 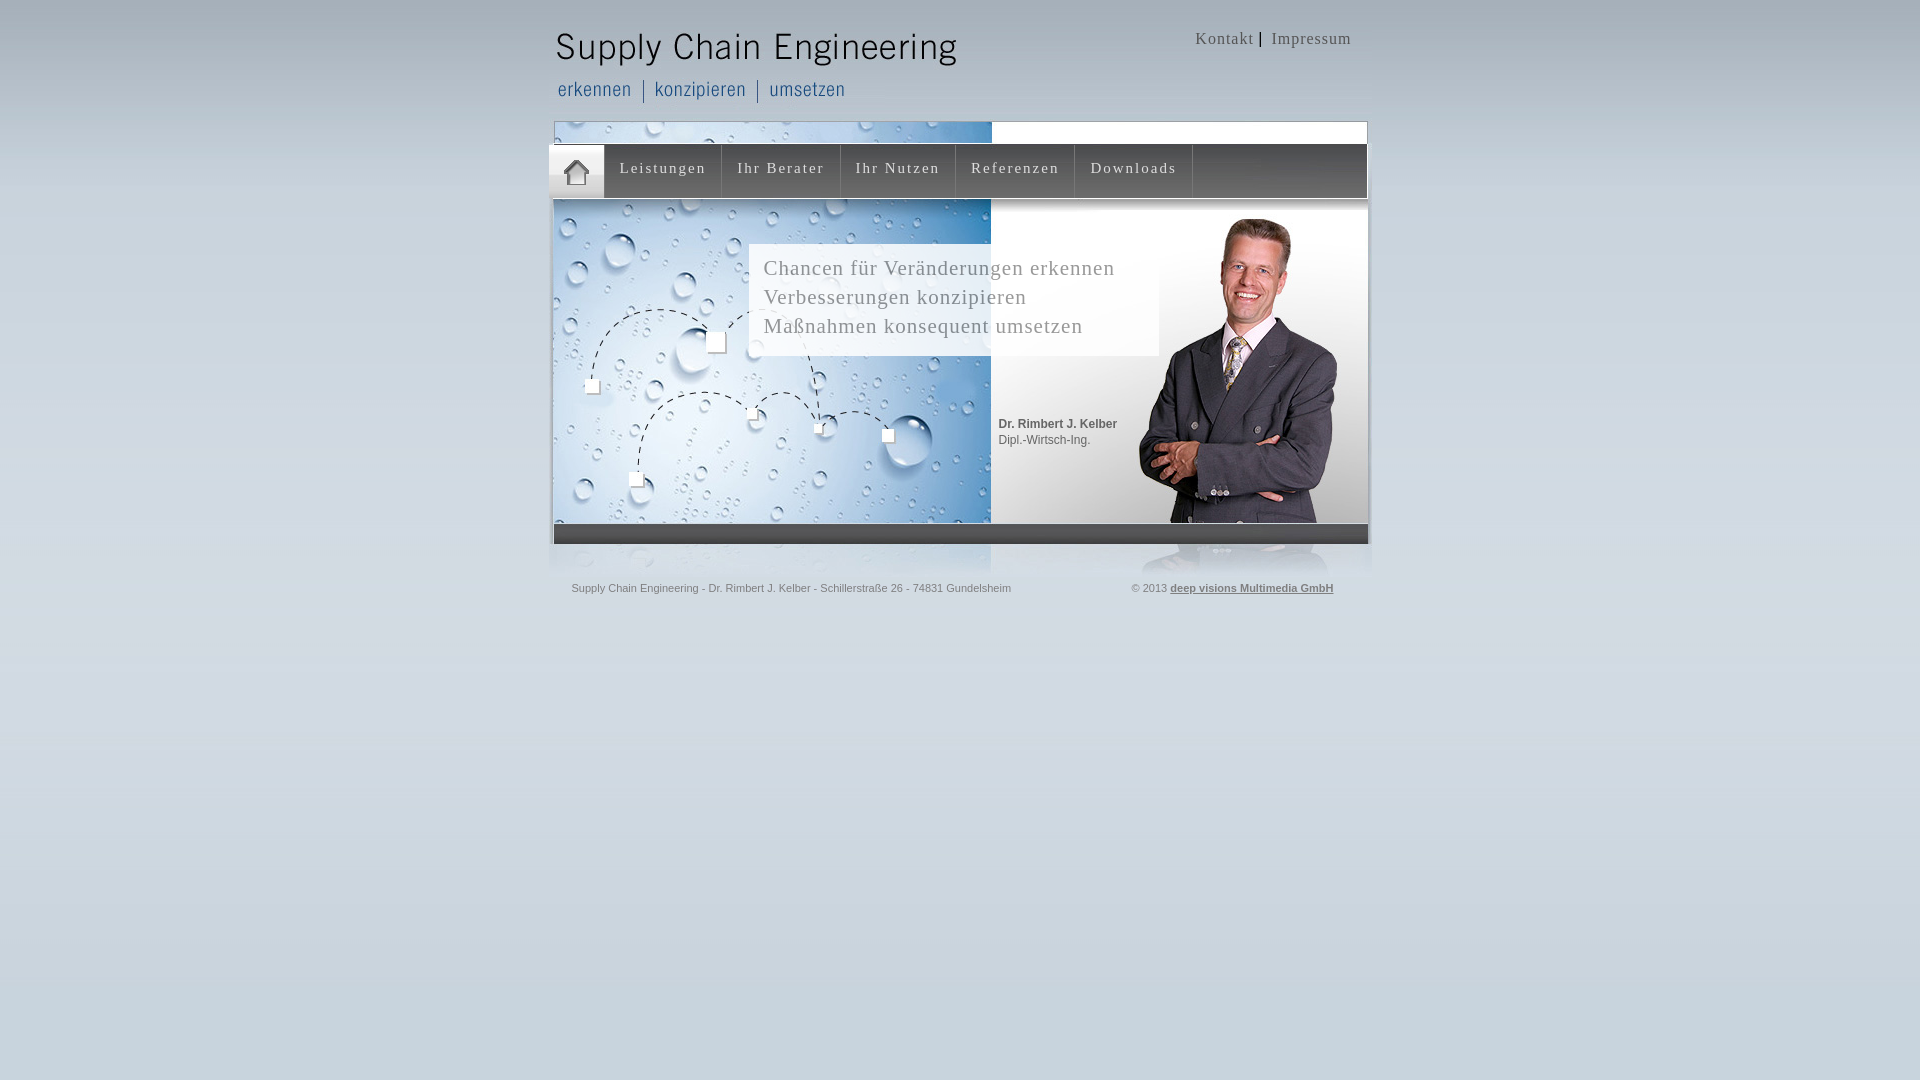 What do you see at coordinates (779, 167) in the screenshot?
I see `'Ihr Berater'` at bounding box center [779, 167].